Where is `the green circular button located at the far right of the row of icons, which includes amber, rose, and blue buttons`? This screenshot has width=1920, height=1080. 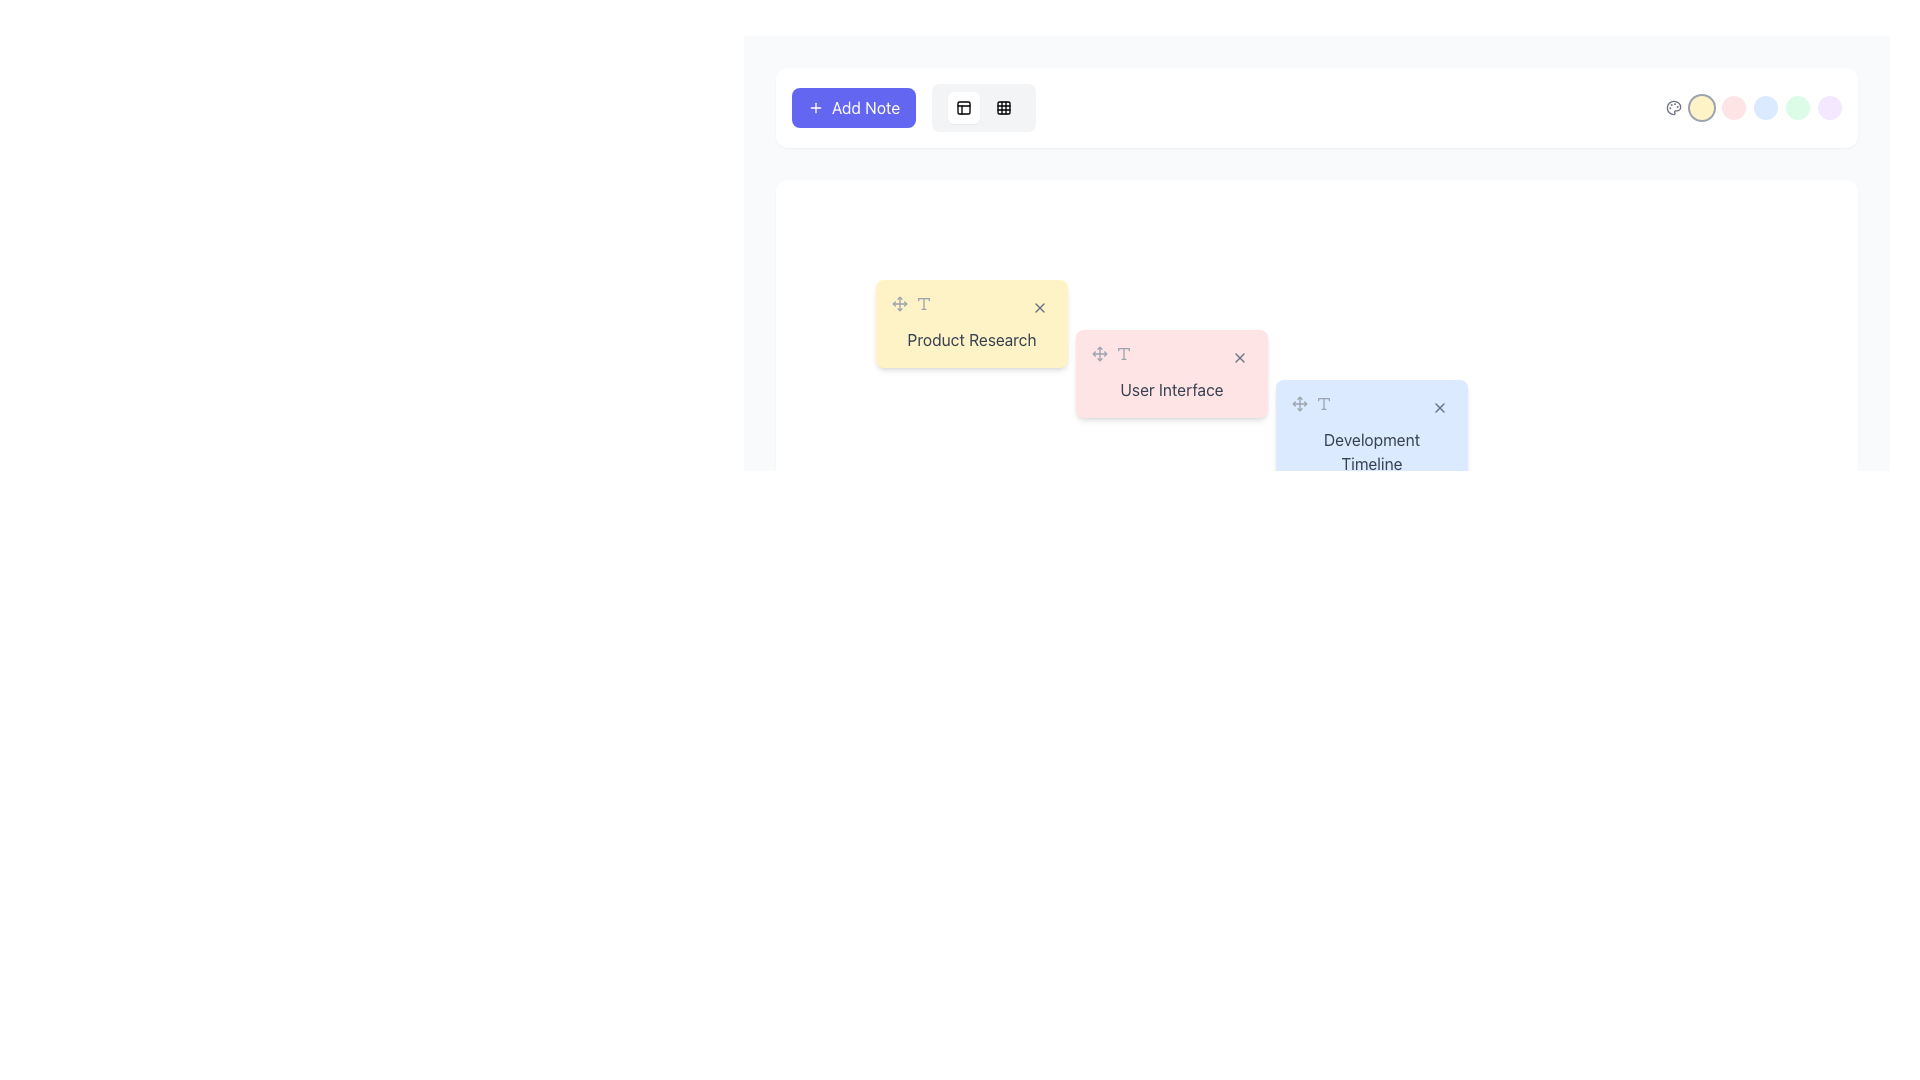
the green circular button located at the far right of the row of icons, which includes amber, rose, and blue buttons is located at coordinates (1798, 108).